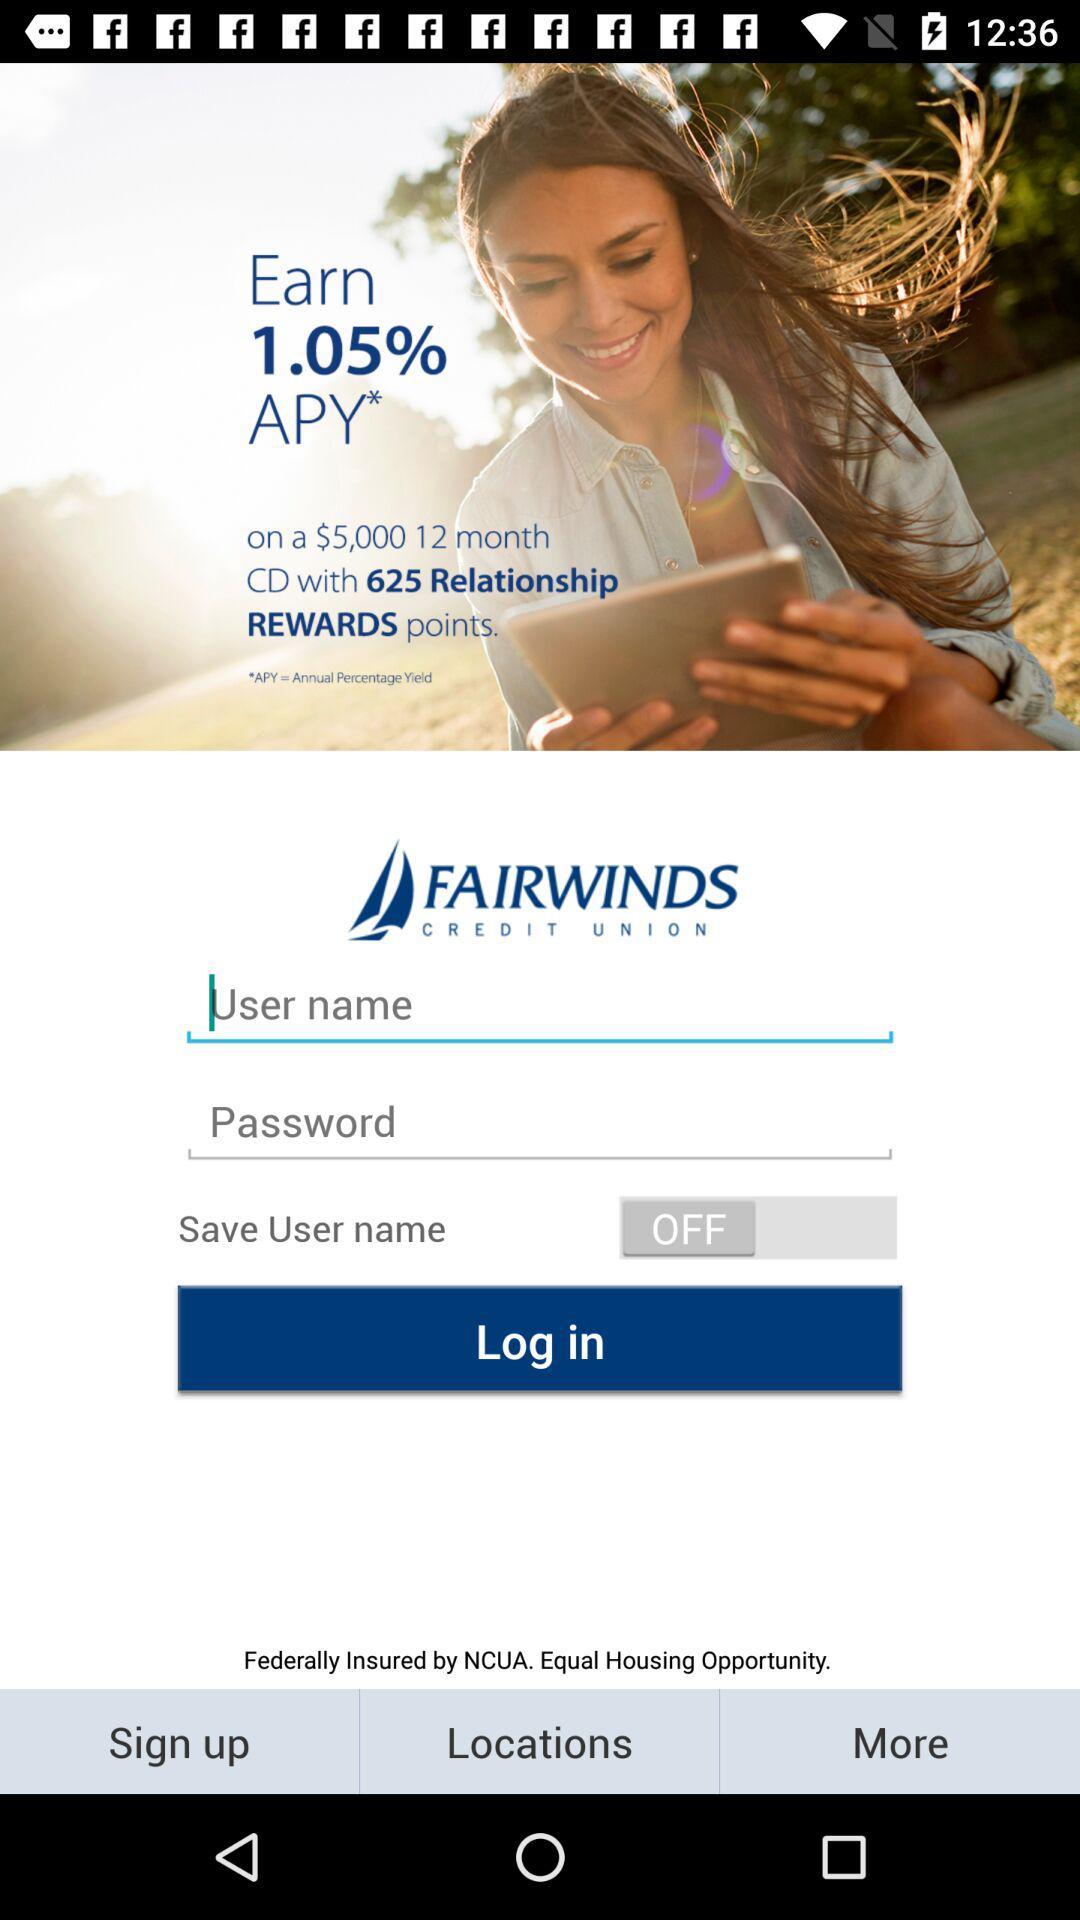 The height and width of the screenshot is (1920, 1080). What do you see at coordinates (540, 1340) in the screenshot?
I see `log in item` at bounding box center [540, 1340].